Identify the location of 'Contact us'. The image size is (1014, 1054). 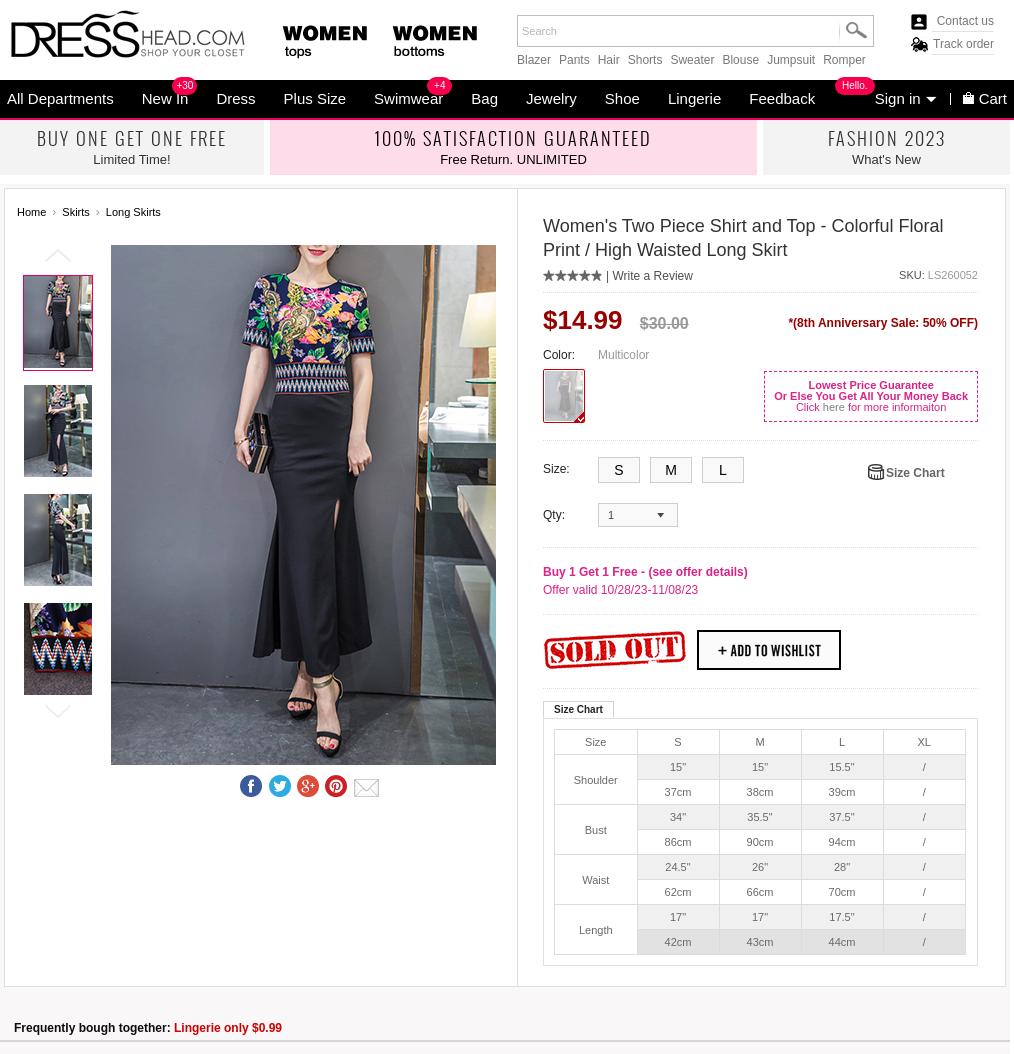
(965, 20).